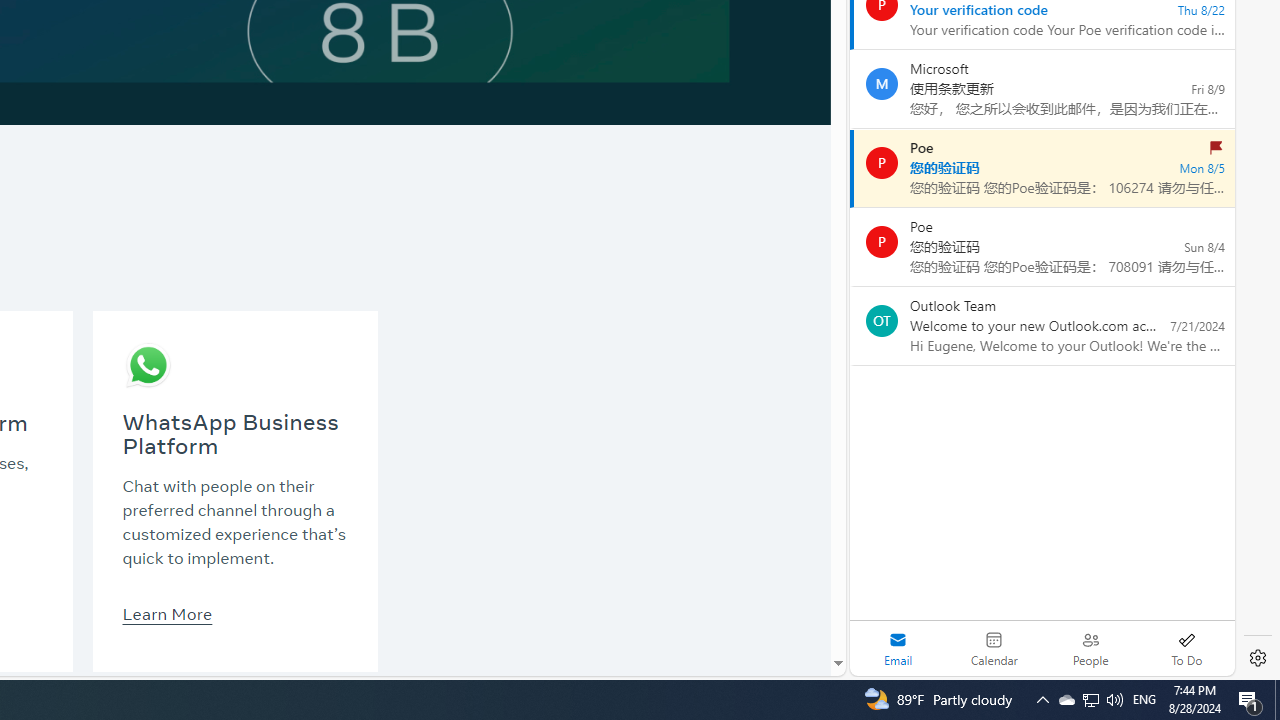 Image resolution: width=1280 pixels, height=720 pixels. I want to click on 'To Do', so click(1186, 648).